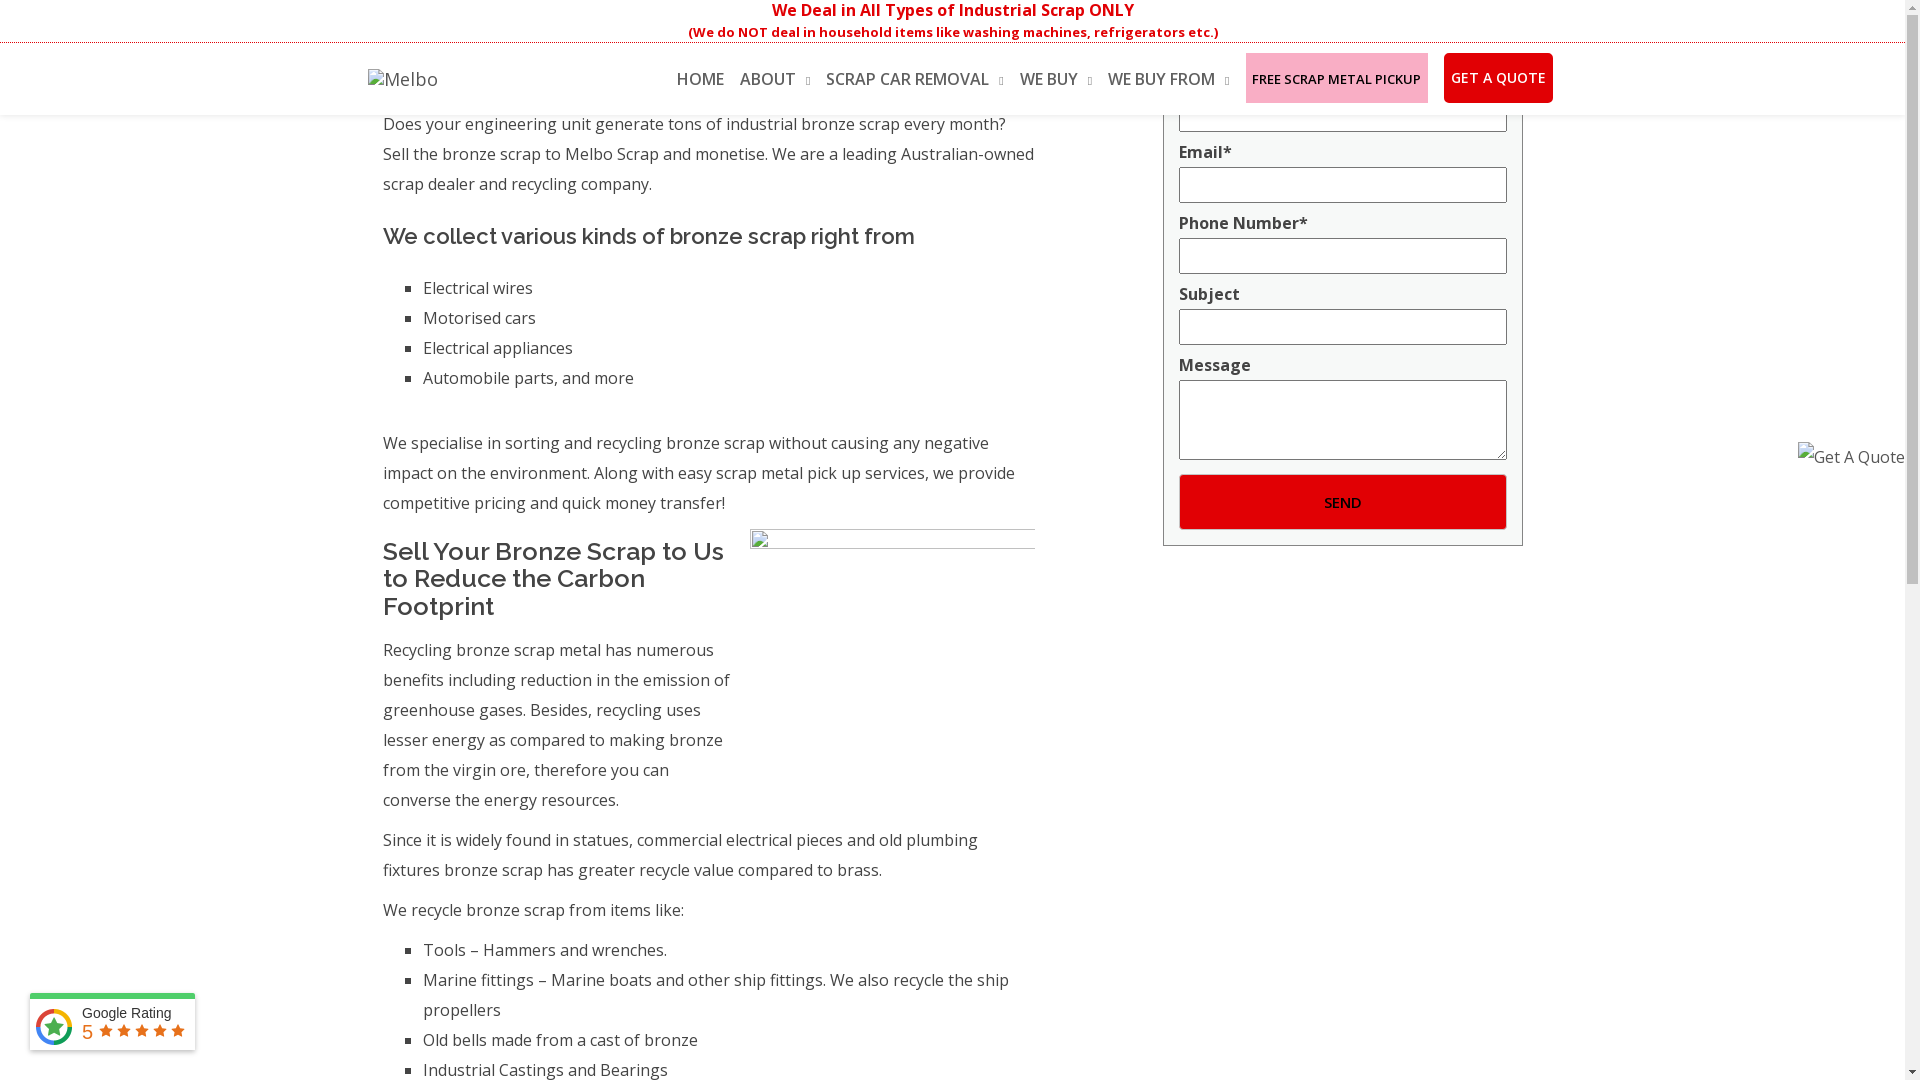 The image size is (1920, 1080). I want to click on 'SCRAP CAR REMOVAL', so click(913, 76).